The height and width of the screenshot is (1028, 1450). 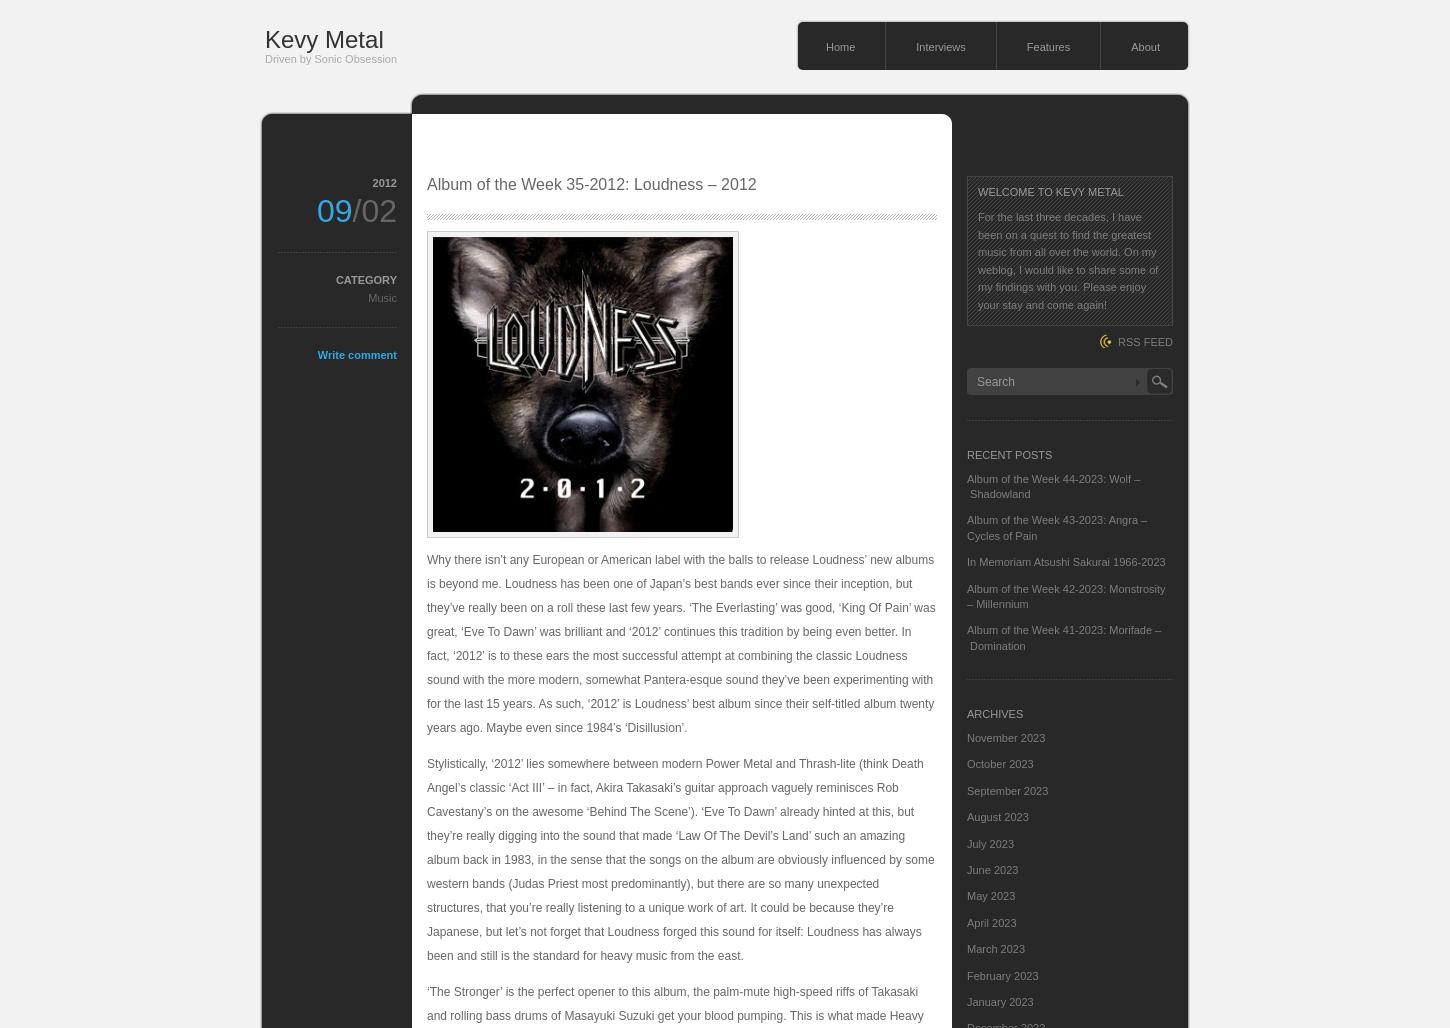 What do you see at coordinates (1009, 452) in the screenshot?
I see `'Recent Posts'` at bounding box center [1009, 452].